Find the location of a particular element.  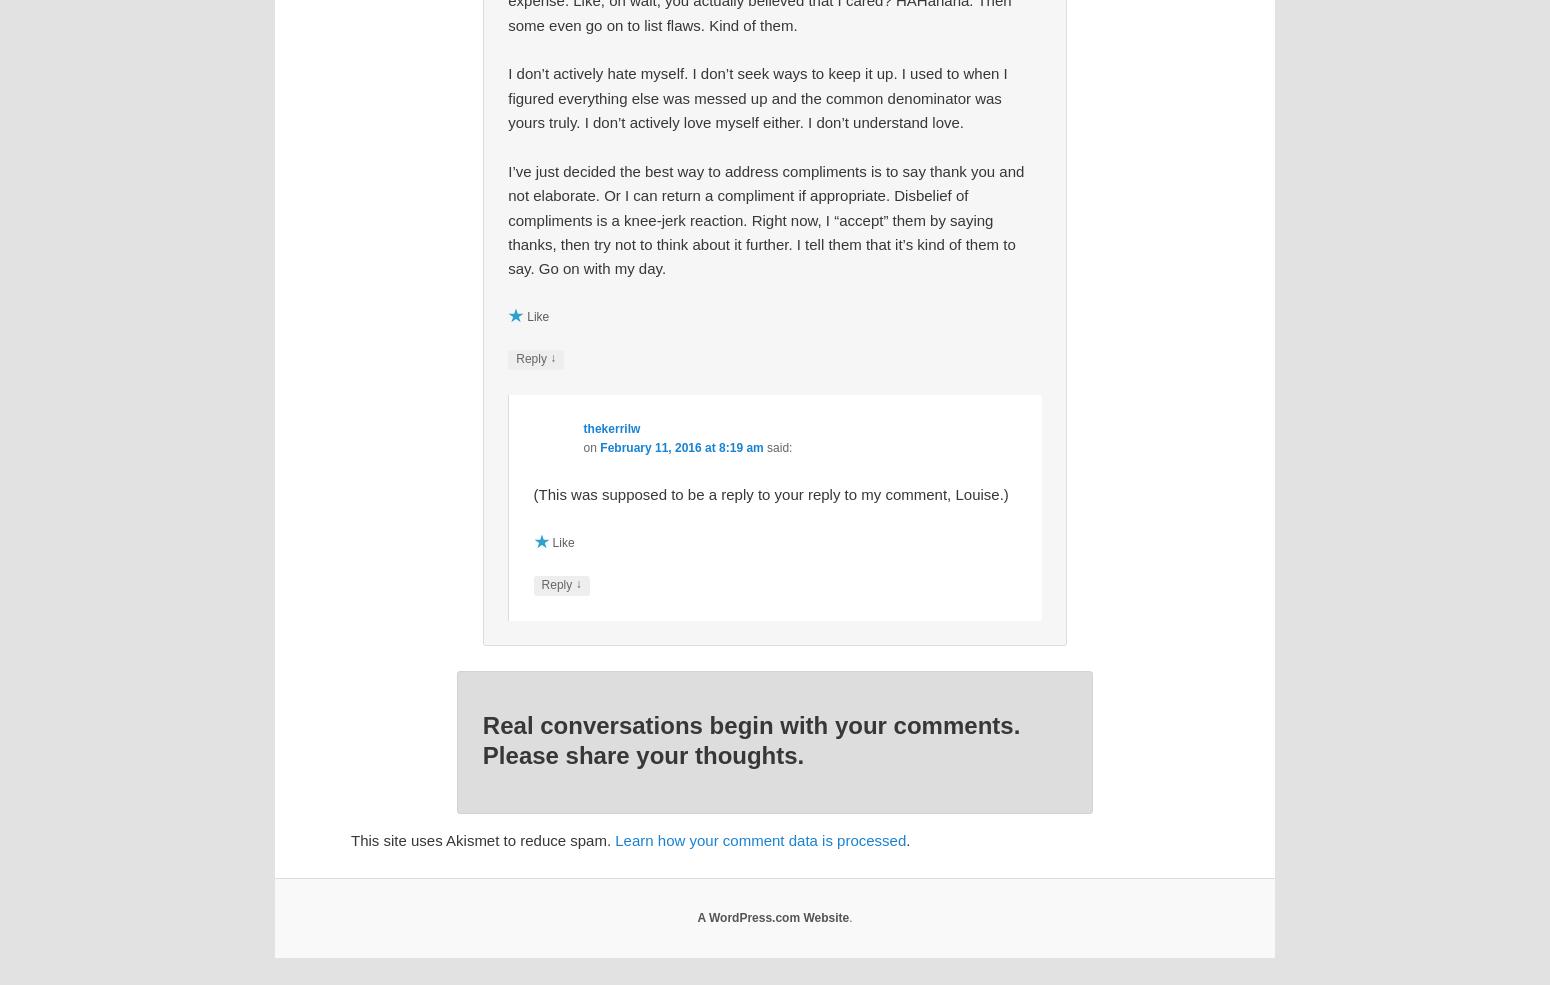

'A WordPress.com Website' is located at coordinates (772, 918).